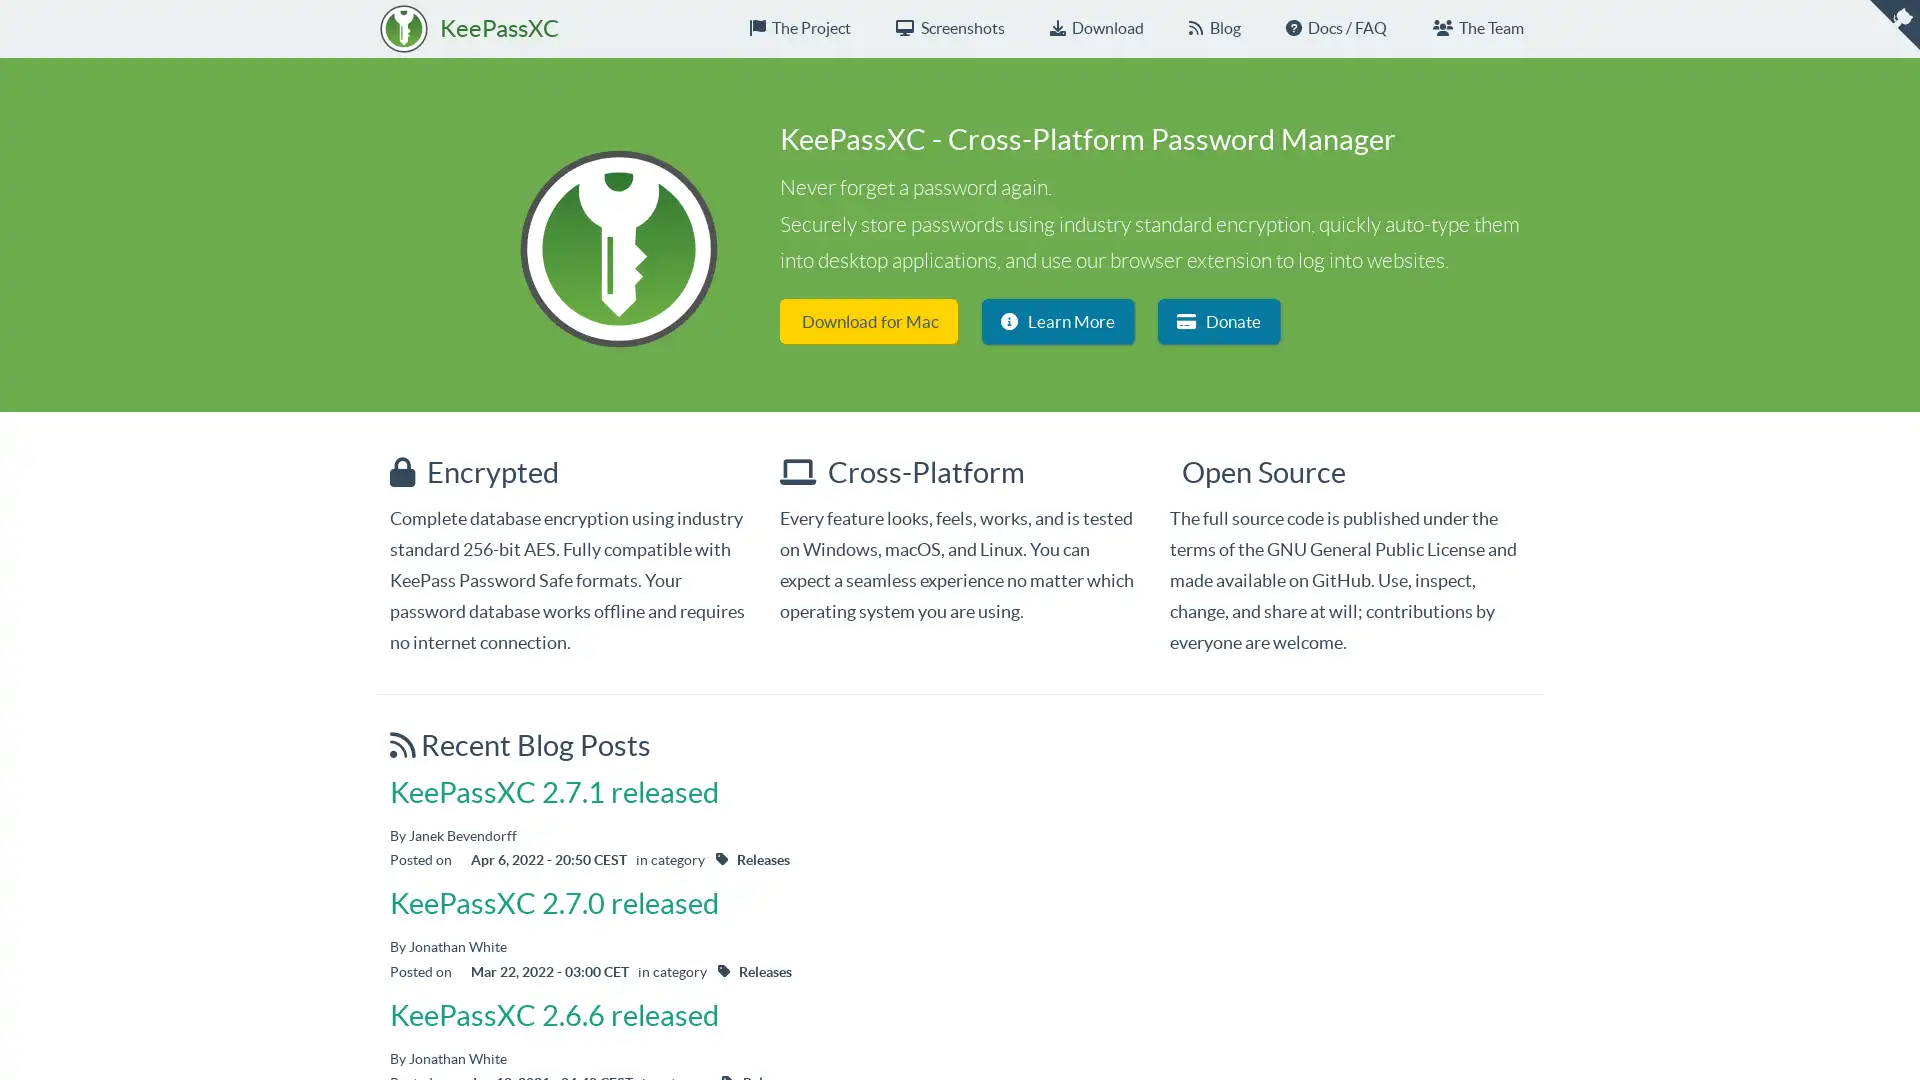 The width and height of the screenshot is (1920, 1080). Describe the element at coordinates (1056, 319) in the screenshot. I see `Learn More` at that location.